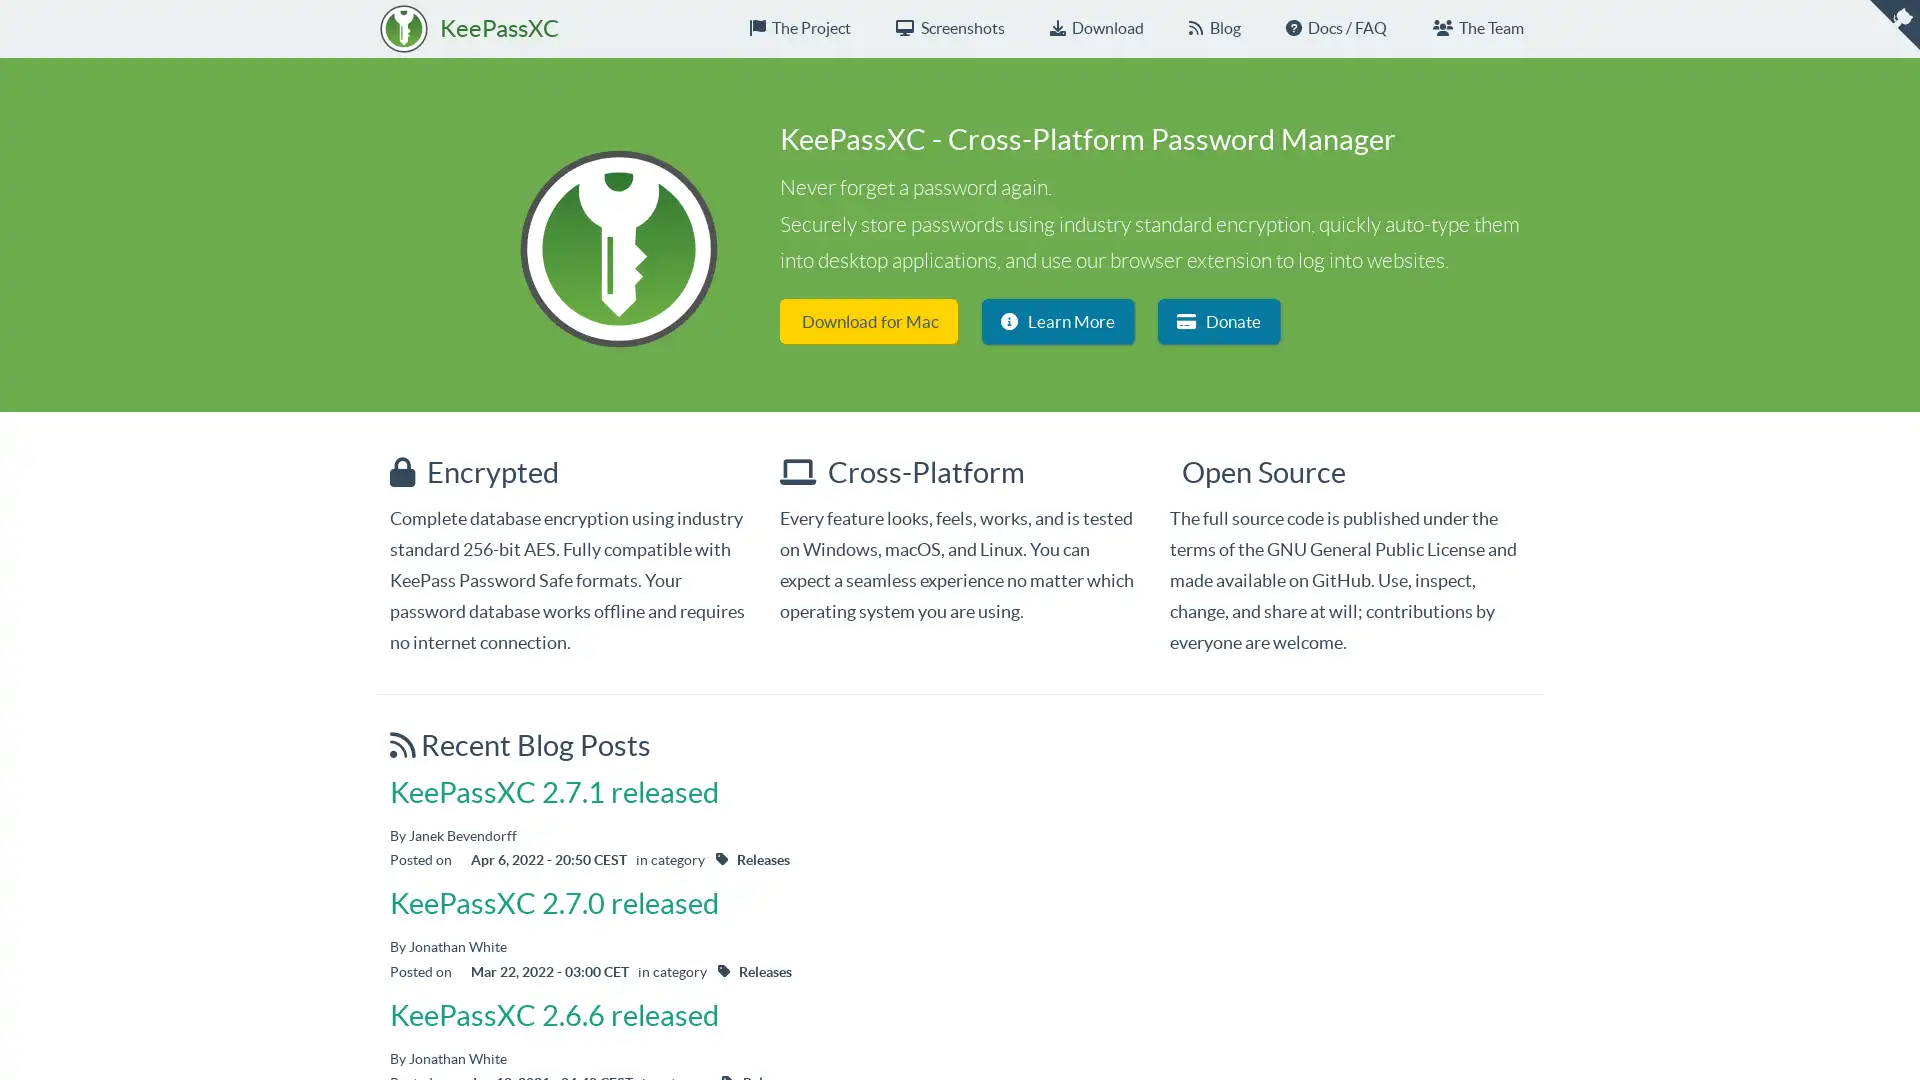 The width and height of the screenshot is (1920, 1080). Describe the element at coordinates (1056, 319) in the screenshot. I see `Learn More` at that location.